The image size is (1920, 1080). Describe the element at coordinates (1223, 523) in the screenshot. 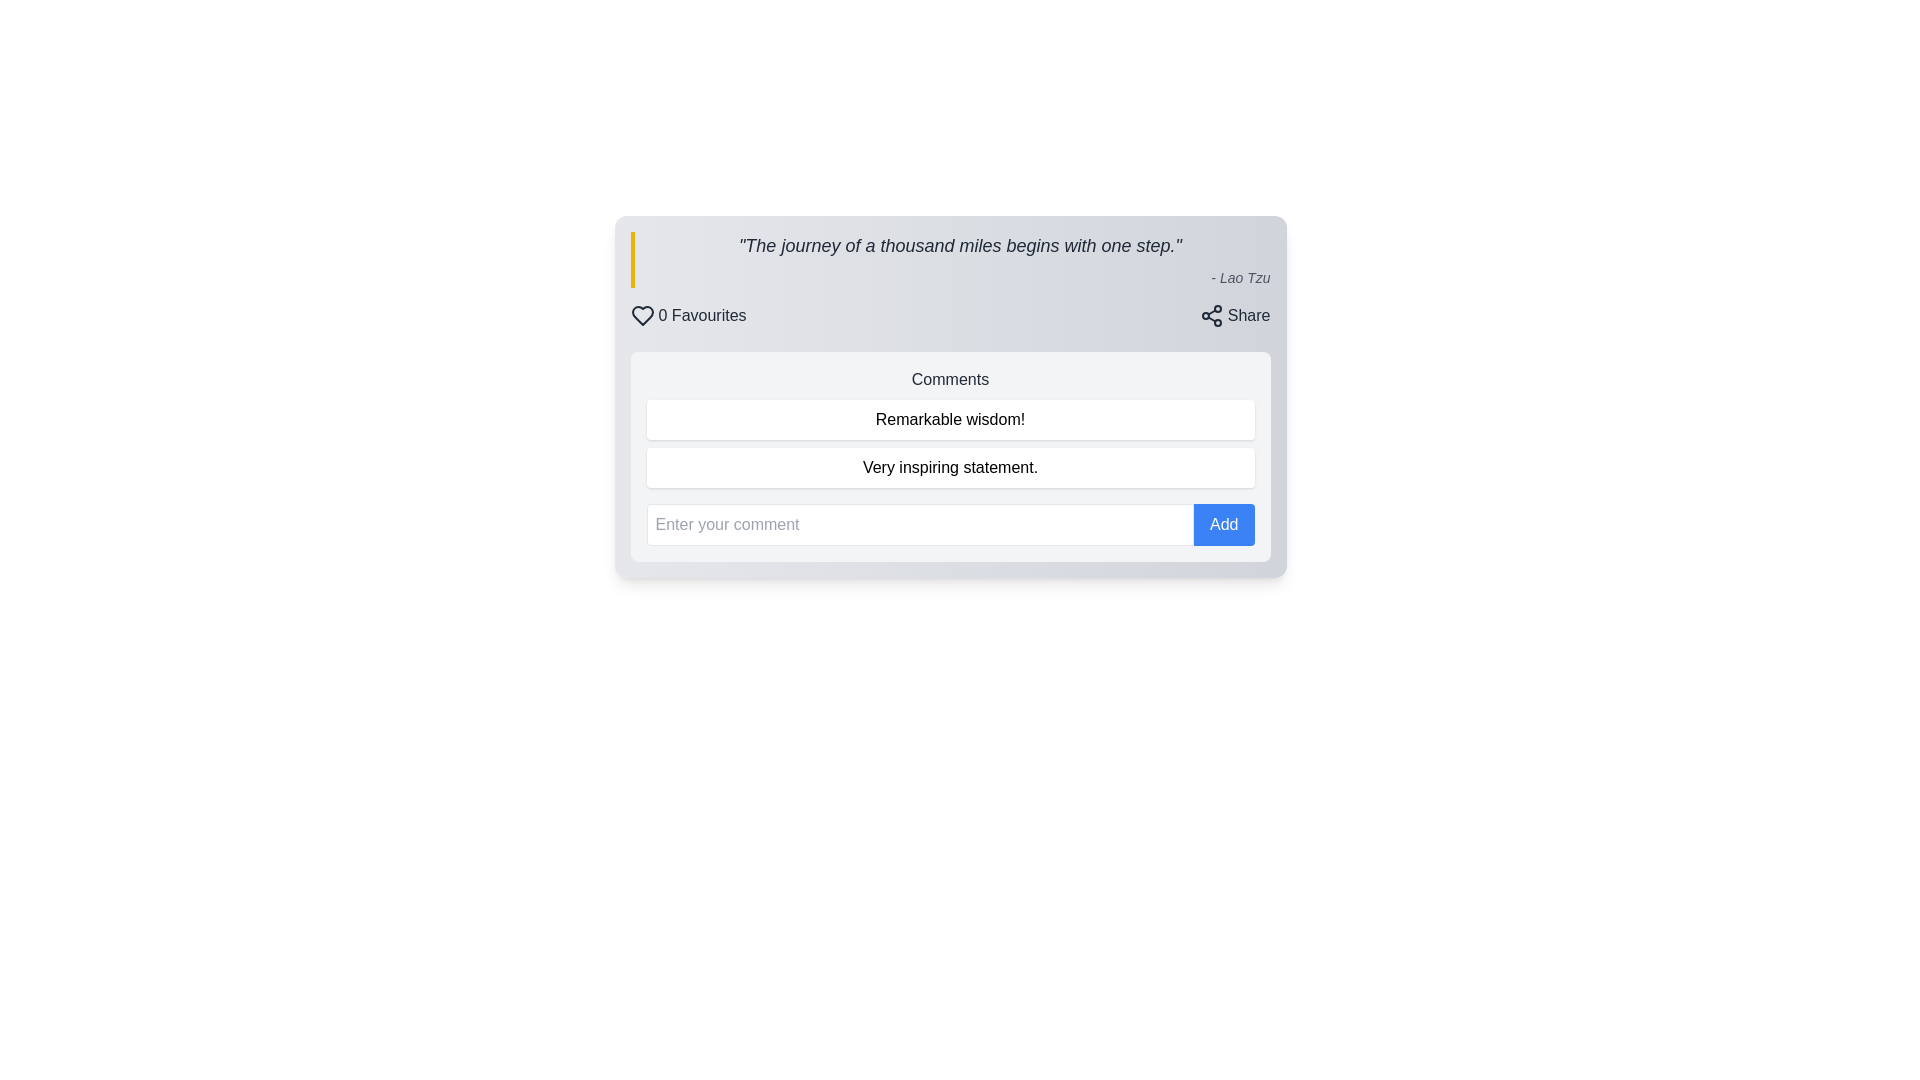

I see `the 'Add' button with a blue background and white text` at that location.